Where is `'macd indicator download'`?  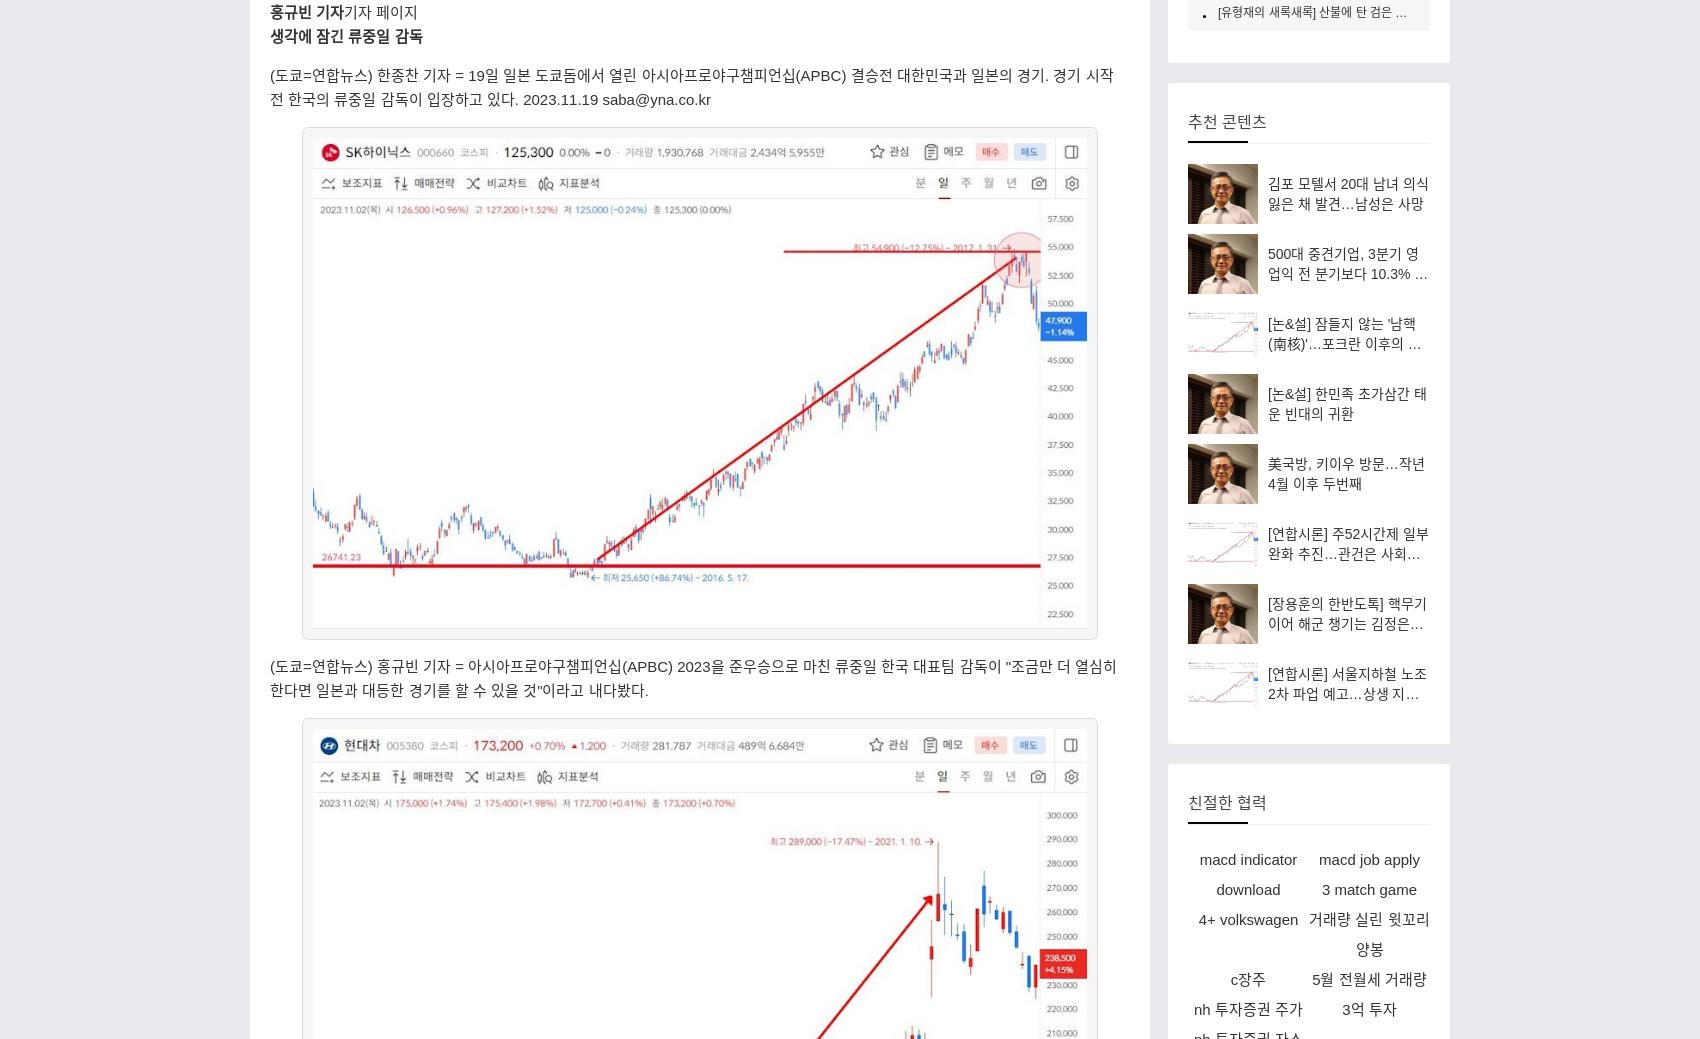 'macd indicator download' is located at coordinates (1246, 873).